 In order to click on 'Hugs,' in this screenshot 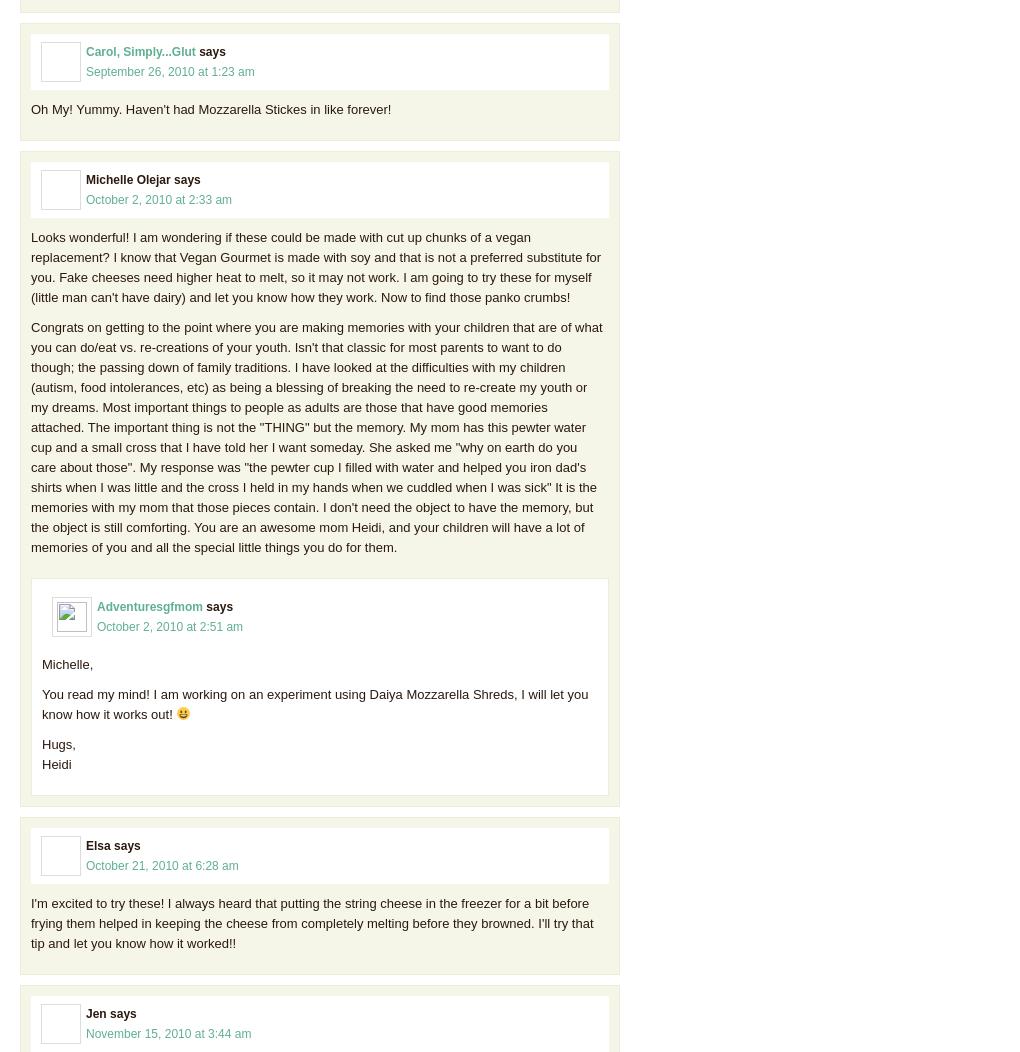, I will do `click(58, 743)`.